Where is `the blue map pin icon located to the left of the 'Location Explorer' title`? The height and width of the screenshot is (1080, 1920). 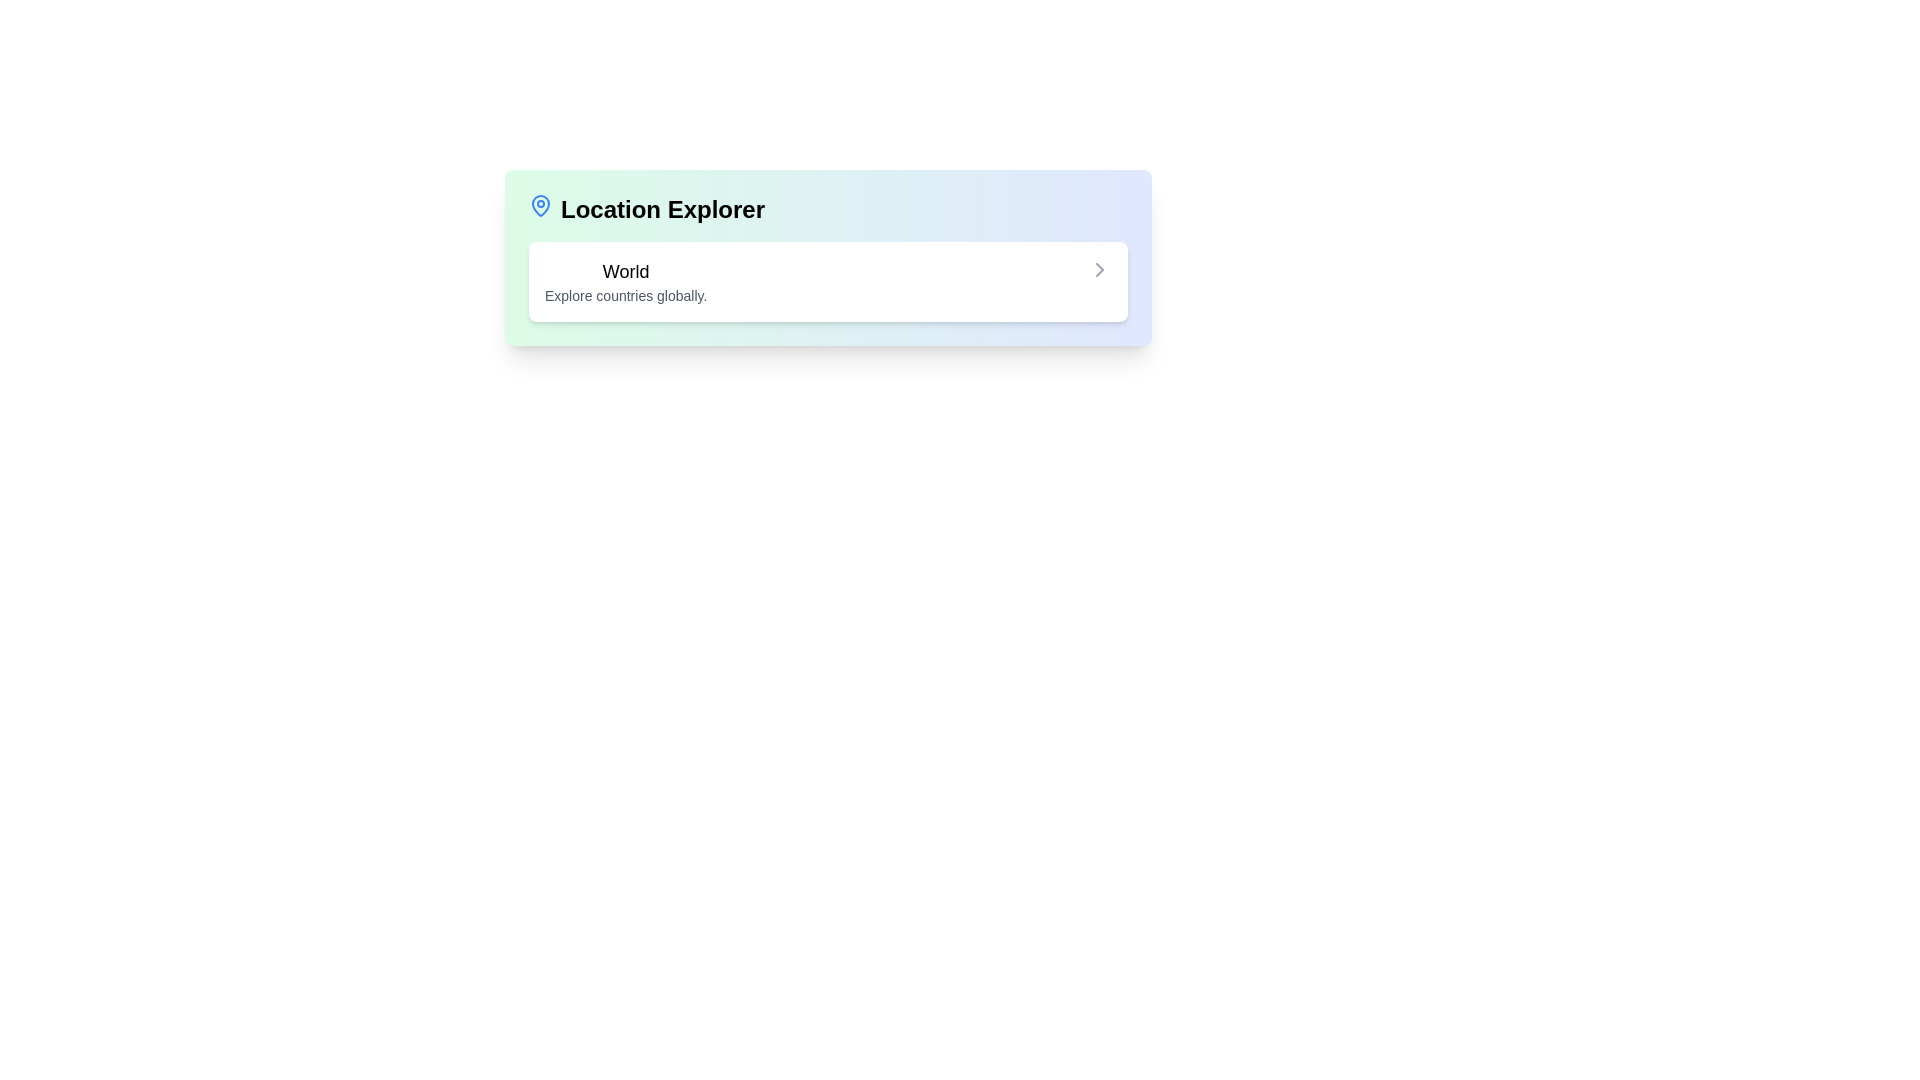 the blue map pin icon located to the left of the 'Location Explorer' title is located at coordinates (541, 204).